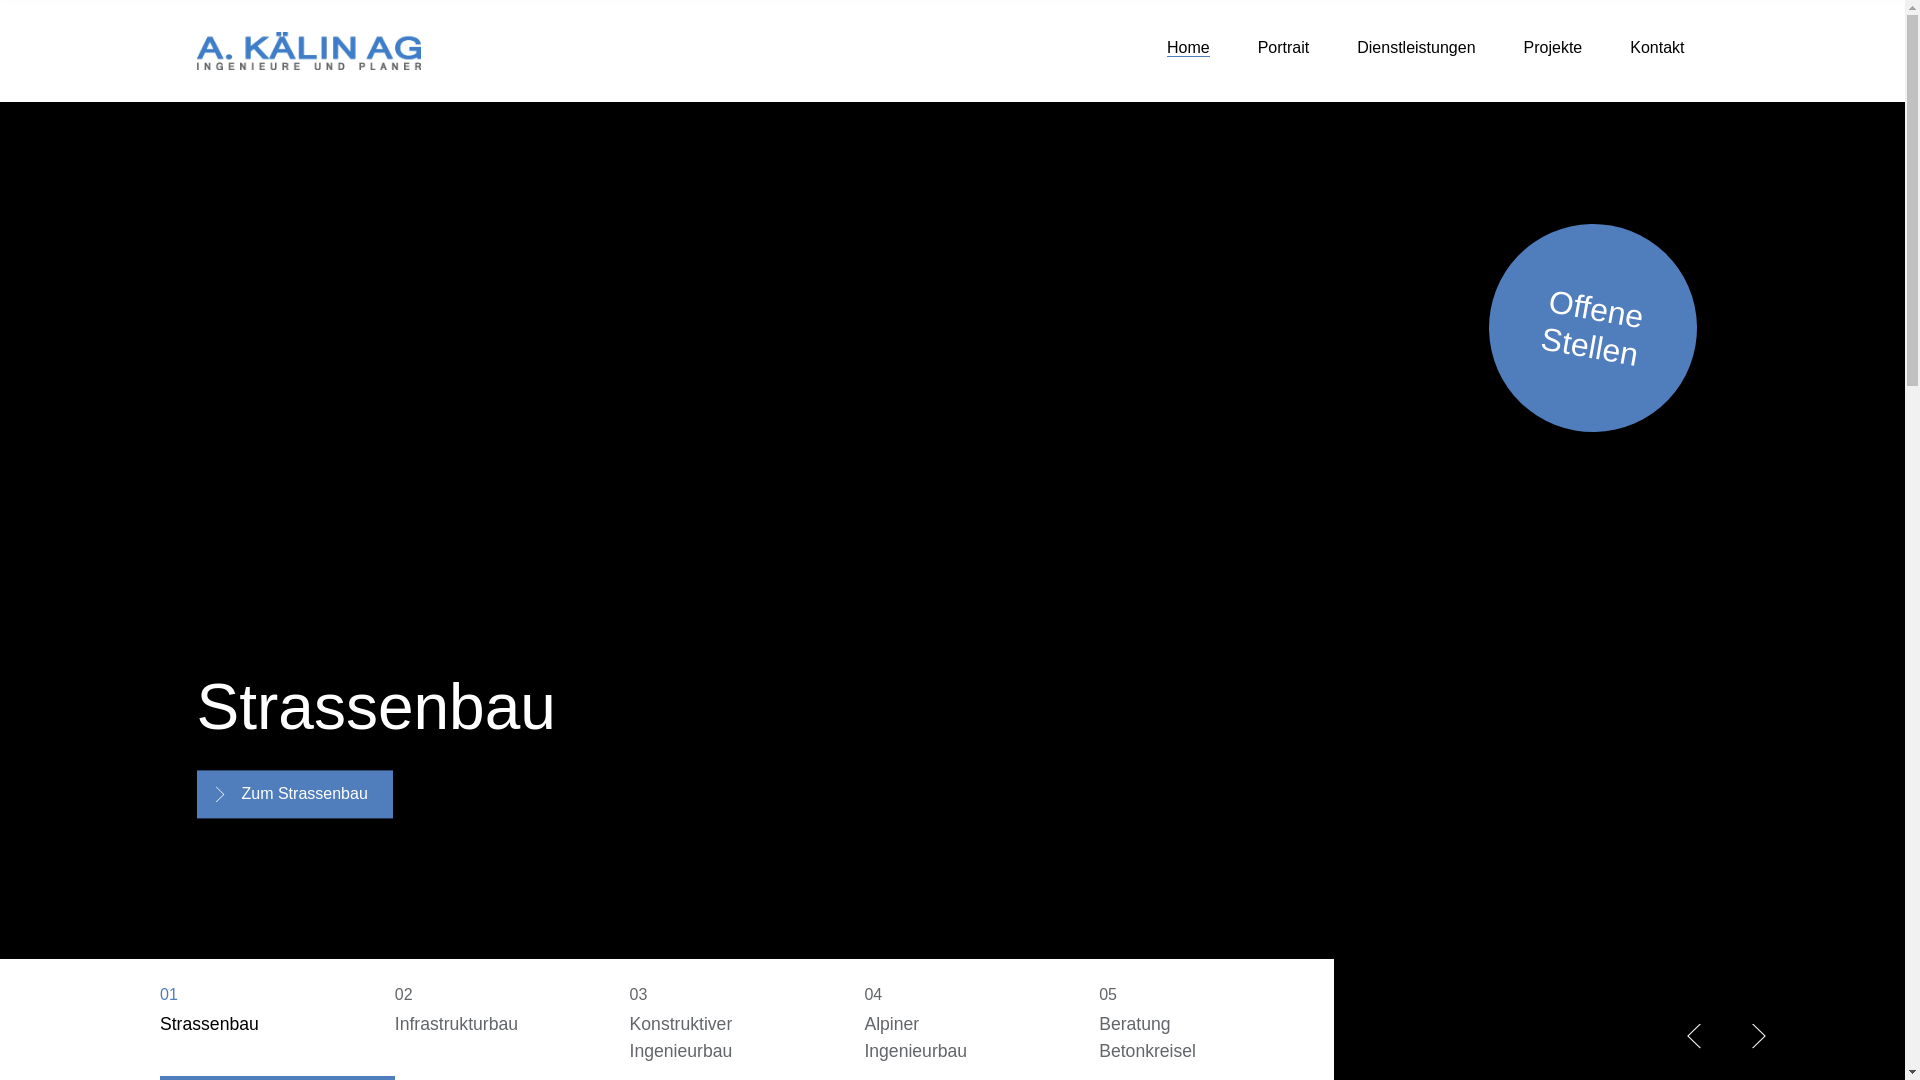 The width and height of the screenshot is (1920, 1080). Describe the element at coordinates (1415, 46) in the screenshot. I see `'Dienstleistungen'` at that location.